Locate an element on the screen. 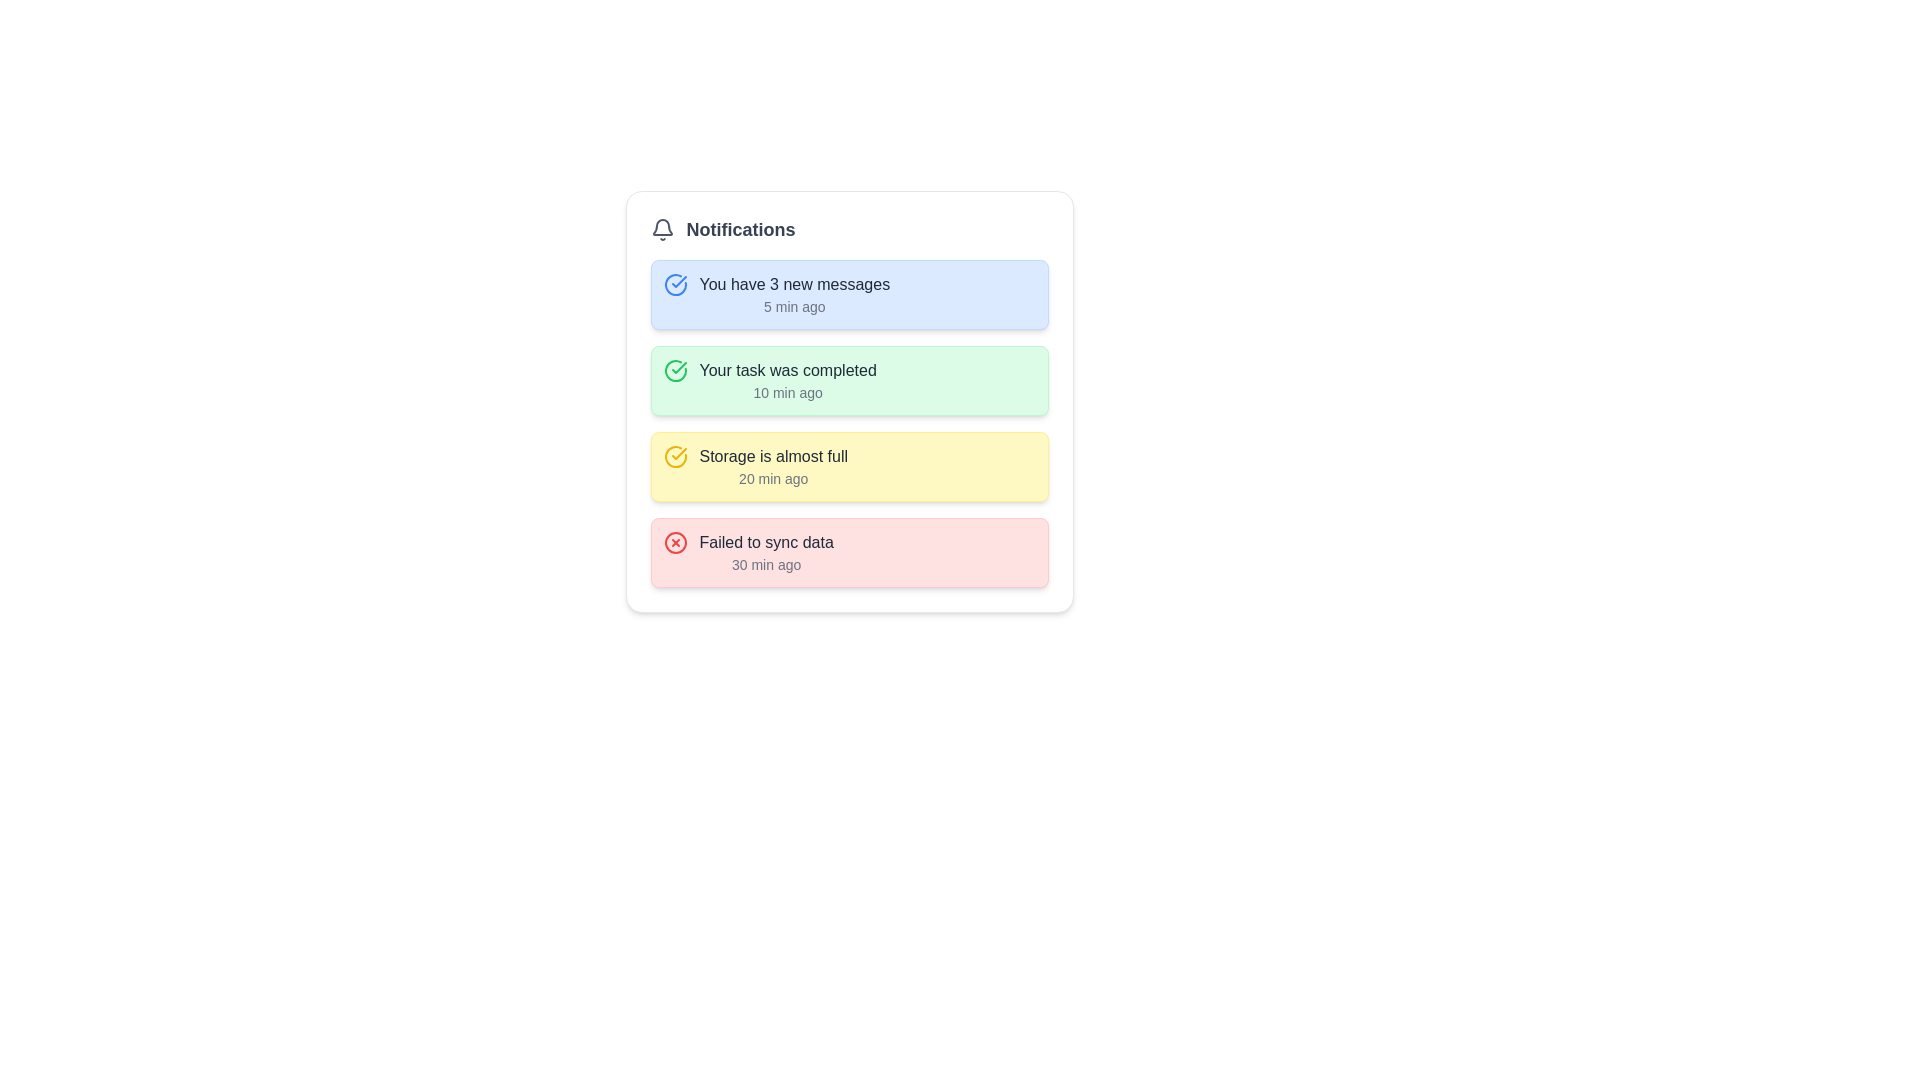 The image size is (1920, 1080). the red circular icon indicating an error status located on the left side of the fourth notification card in the notifications panel is located at coordinates (675, 543).